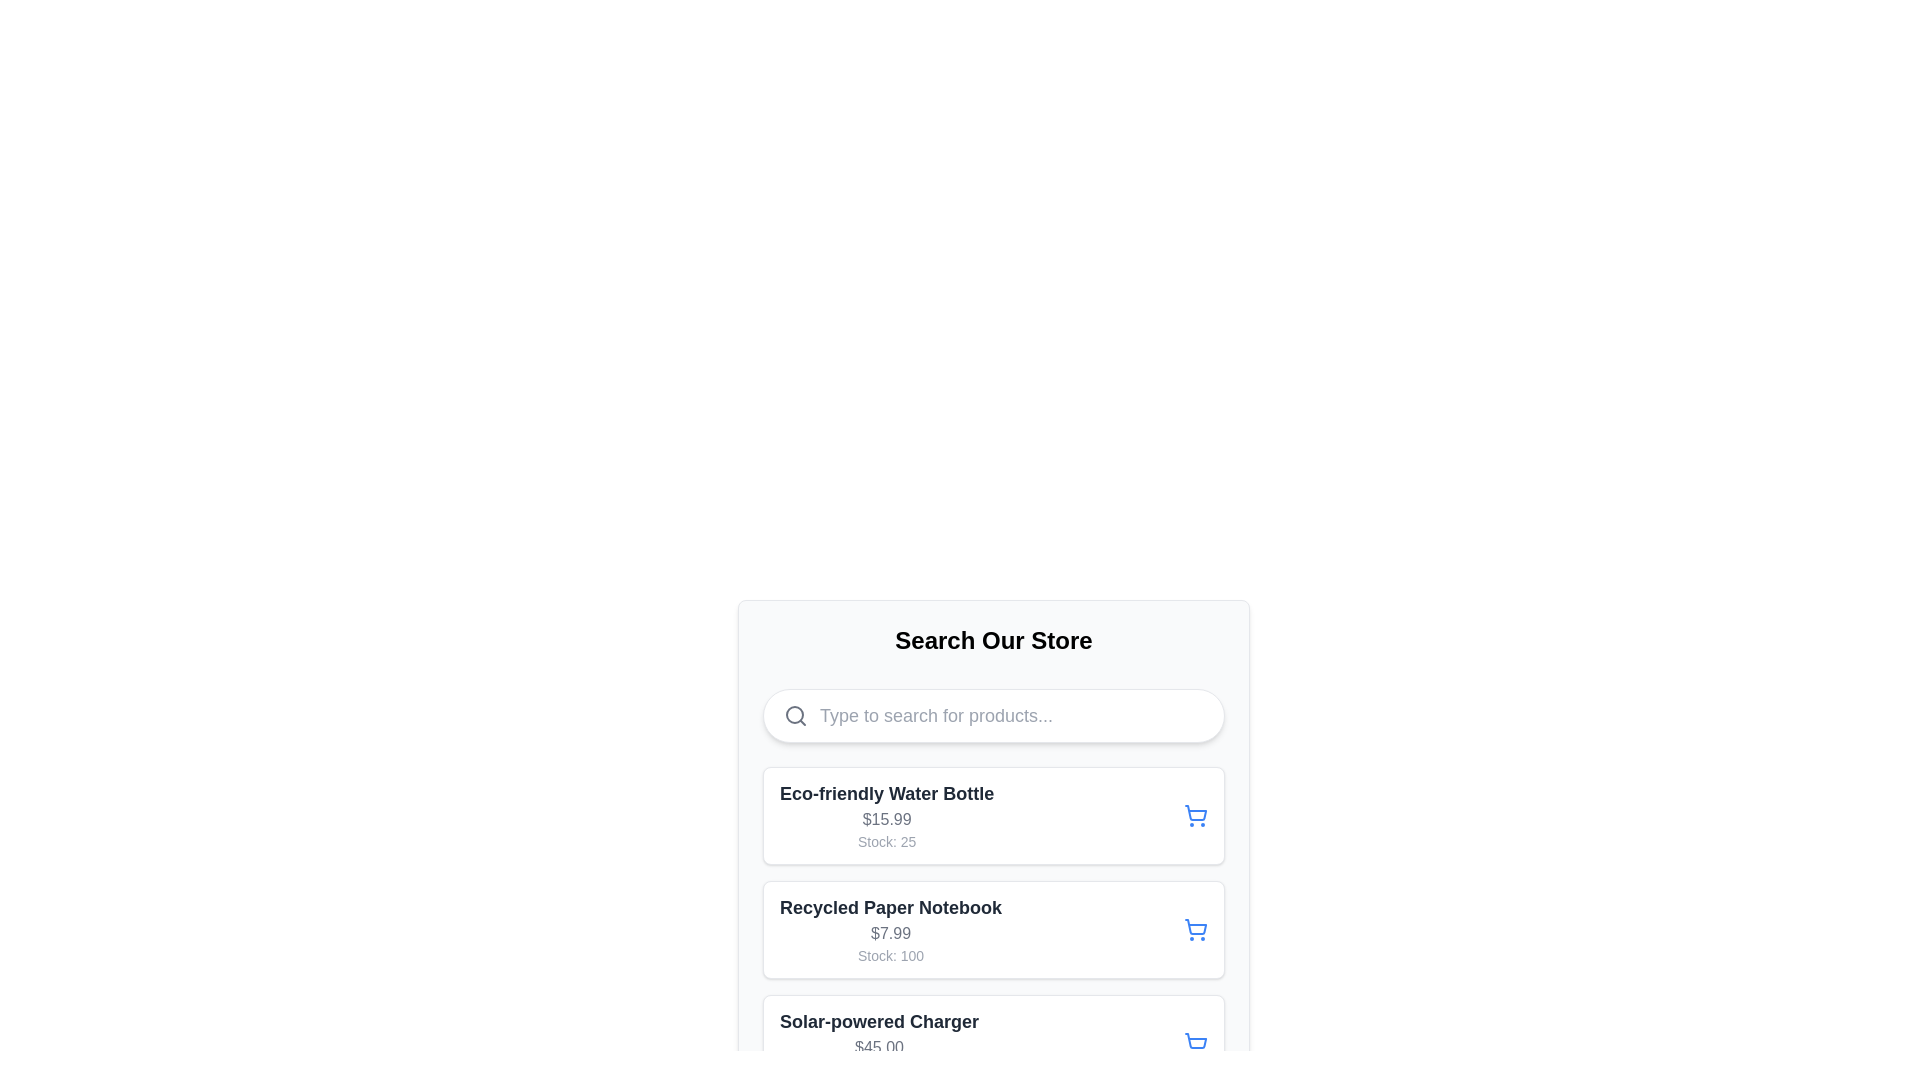  Describe the element at coordinates (1196, 927) in the screenshot. I see `the shopping cart icon associated with the 'Recycled Paper Notebook' product, located near the right edge of the item` at that location.